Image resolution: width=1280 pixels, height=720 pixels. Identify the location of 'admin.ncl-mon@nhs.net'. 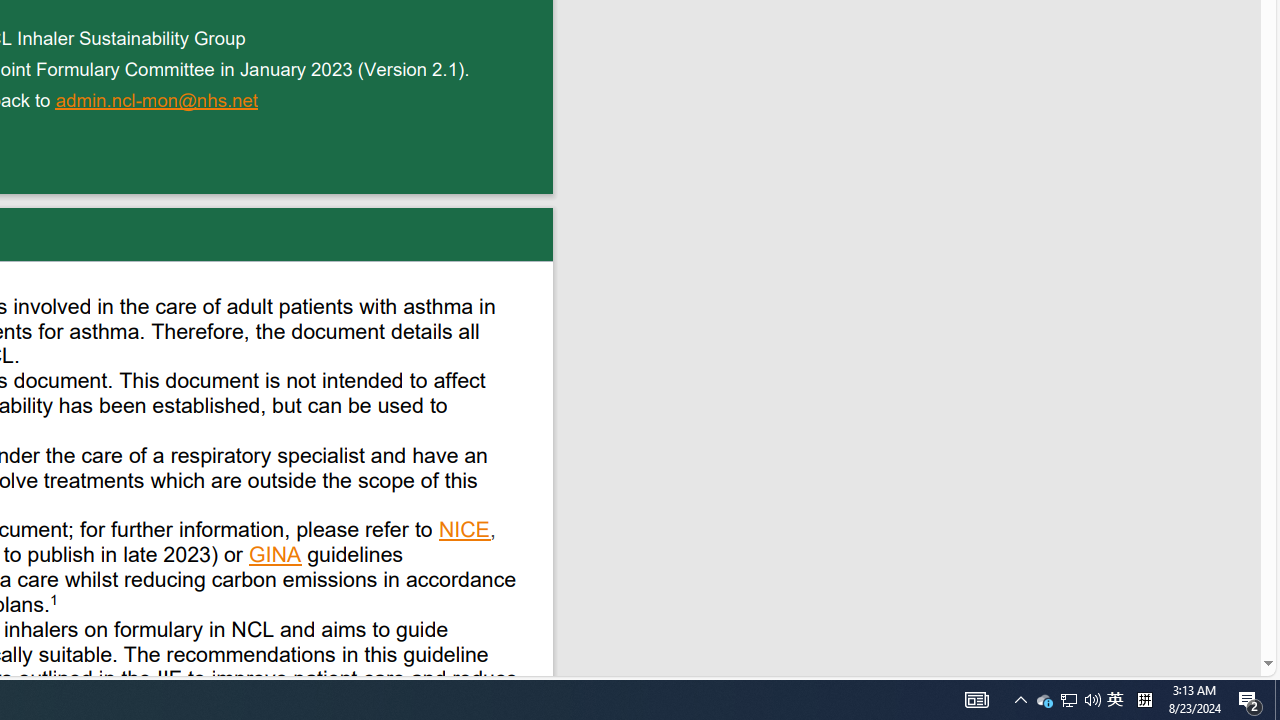
(157, 102).